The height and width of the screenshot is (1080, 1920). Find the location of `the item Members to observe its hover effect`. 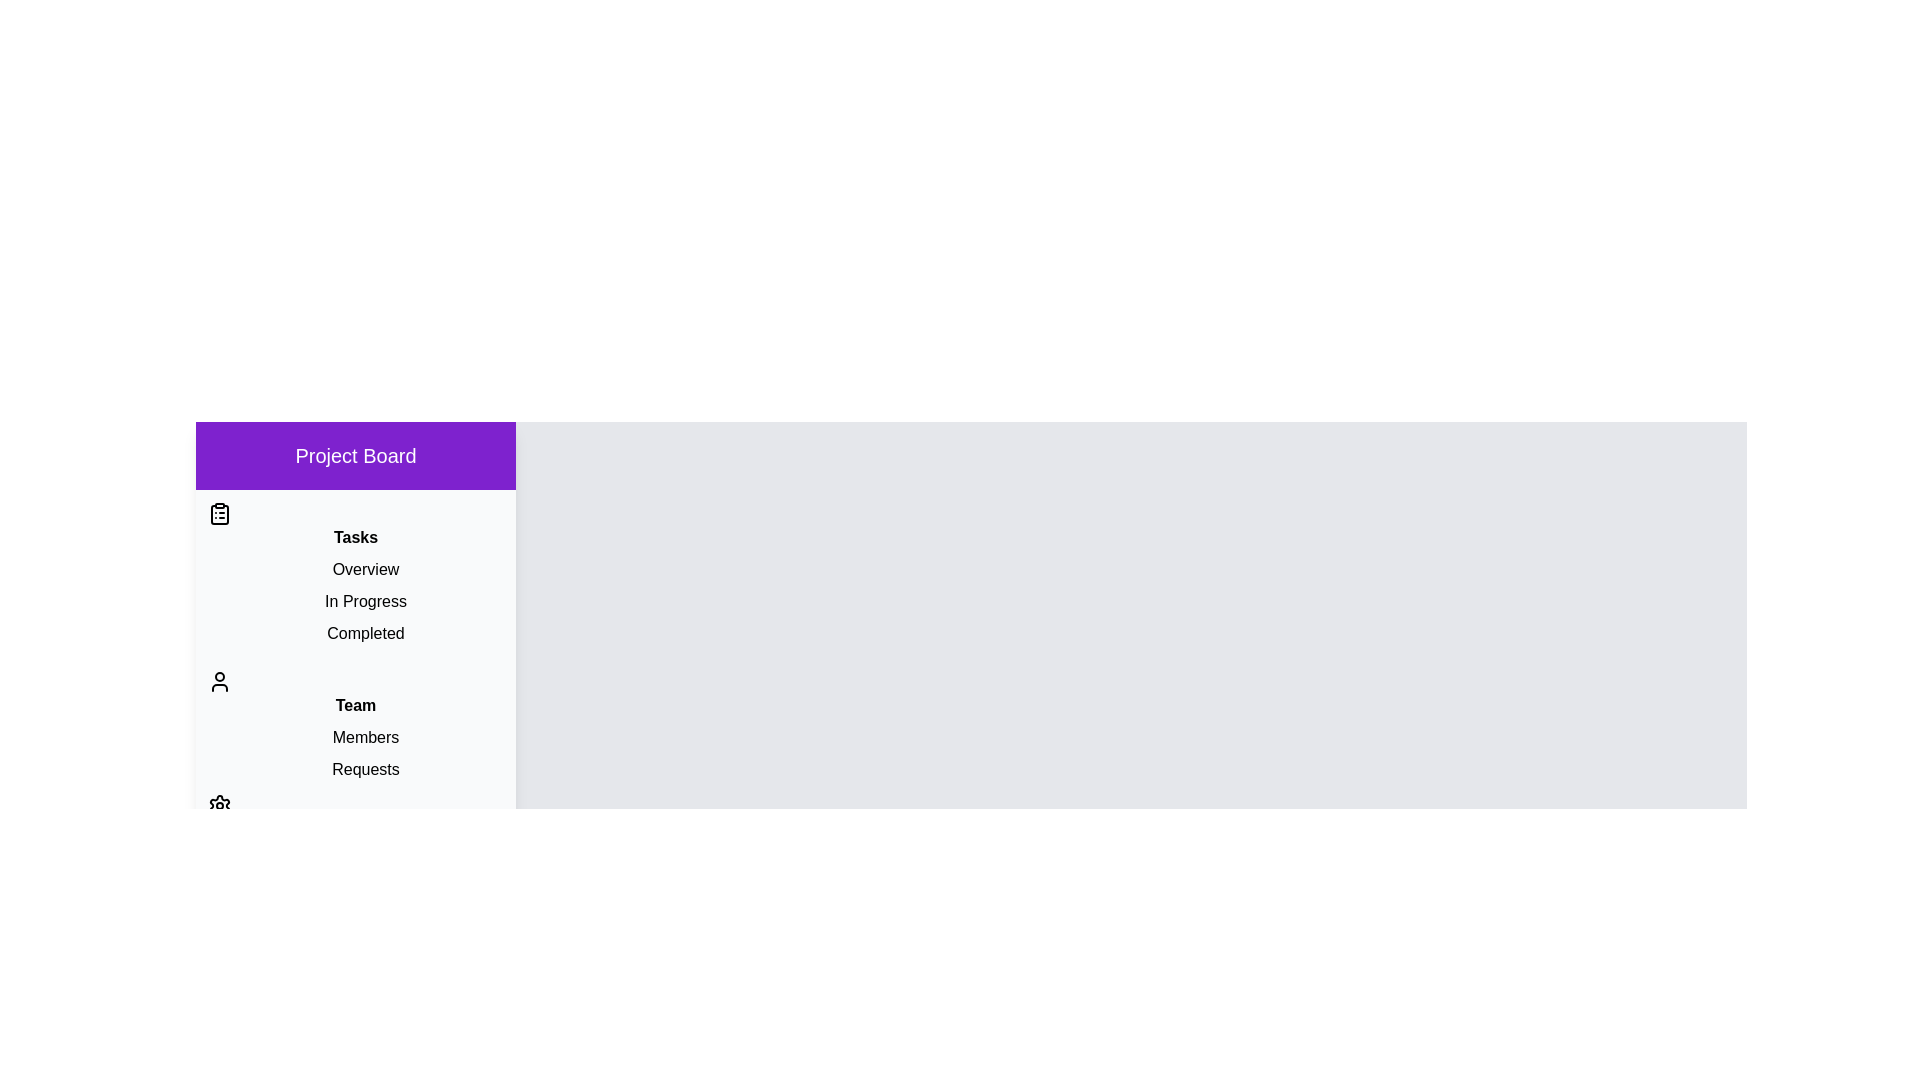

the item Members to observe its hover effect is located at coordinates (355, 737).